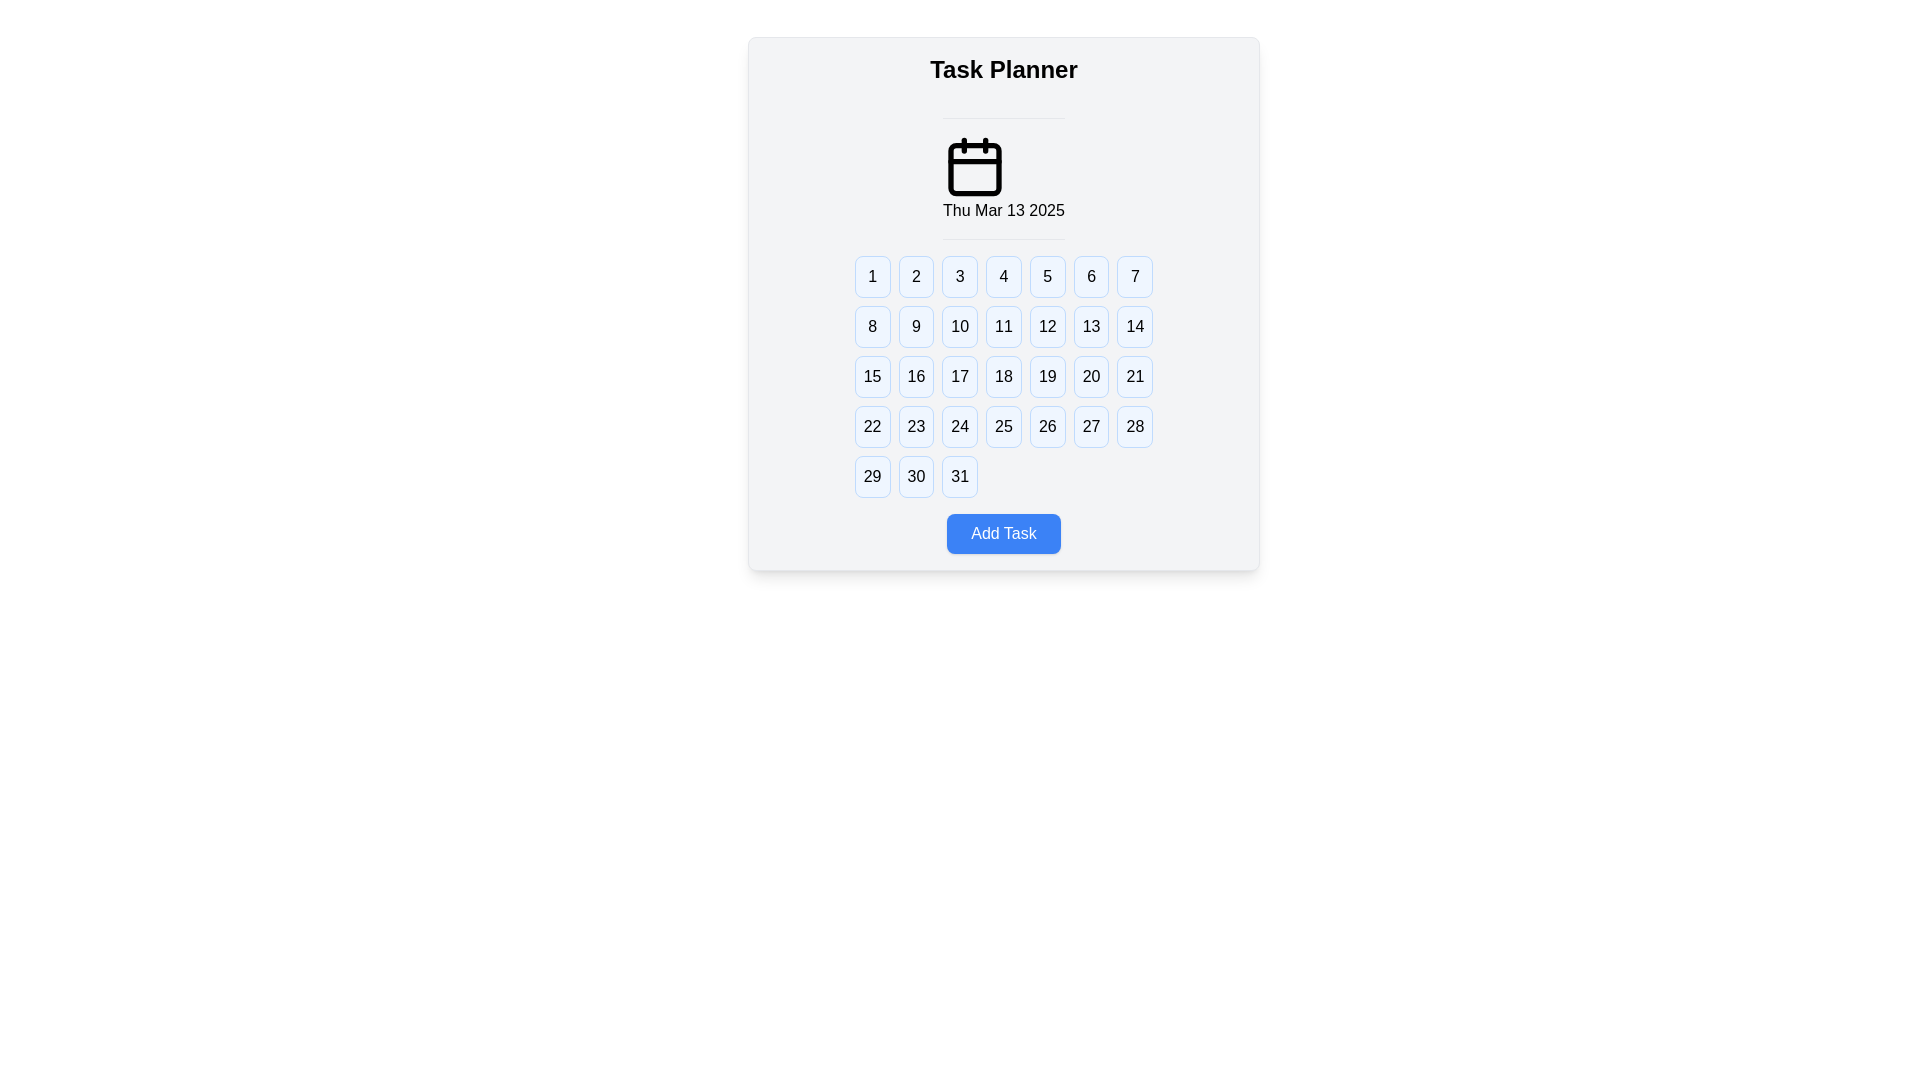 The width and height of the screenshot is (1920, 1080). What do you see at coordinates (1134, 277) in the screenshot?
I see `the rectangular button with rounded corners, light blue background, and the bold number '7' at its center` at bounding box center [1134, 277].